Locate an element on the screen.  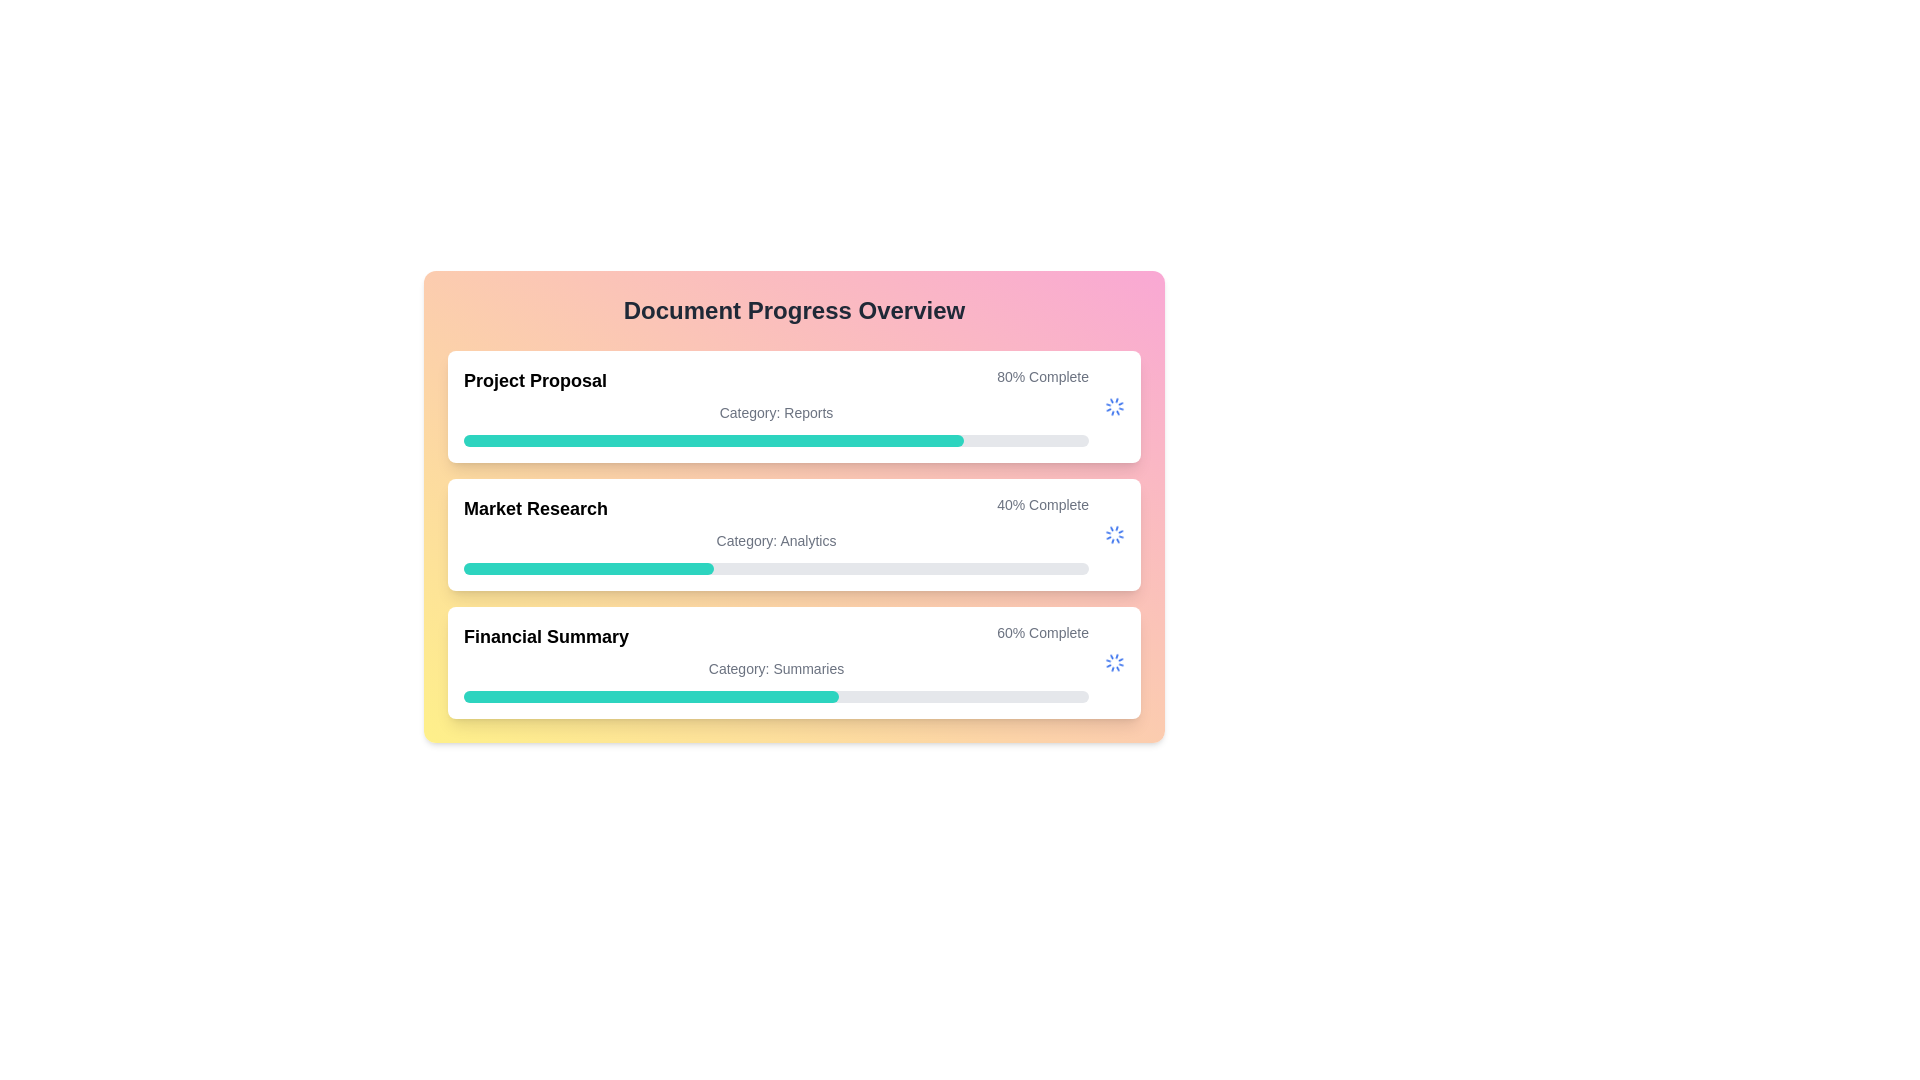
the animated spinner icon, which is a circular loading indicator with a blue outline, located to the right of the 'Market Research' section in the 'Document Progress Overview' panel is located at coordinates (1113, 534).